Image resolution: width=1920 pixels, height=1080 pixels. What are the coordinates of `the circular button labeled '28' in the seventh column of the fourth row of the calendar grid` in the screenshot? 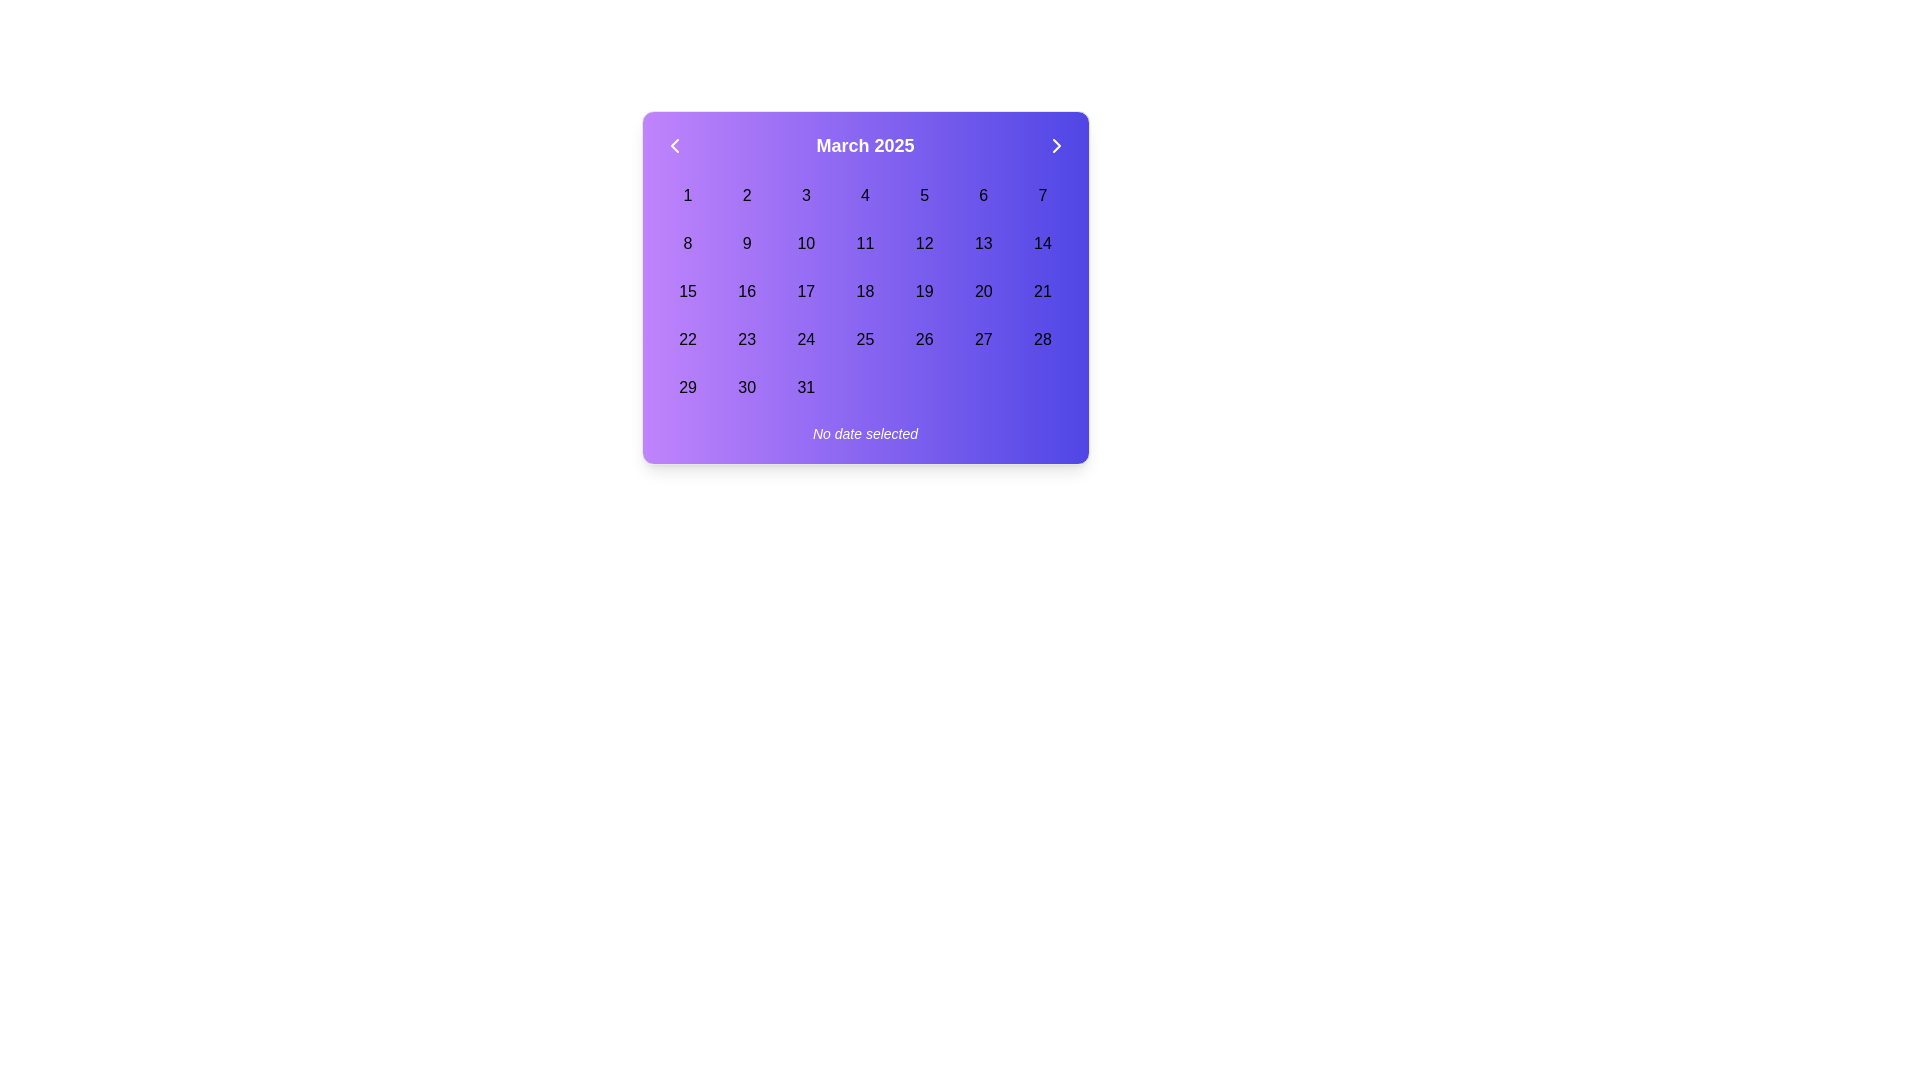 It's located at (1041, 338).